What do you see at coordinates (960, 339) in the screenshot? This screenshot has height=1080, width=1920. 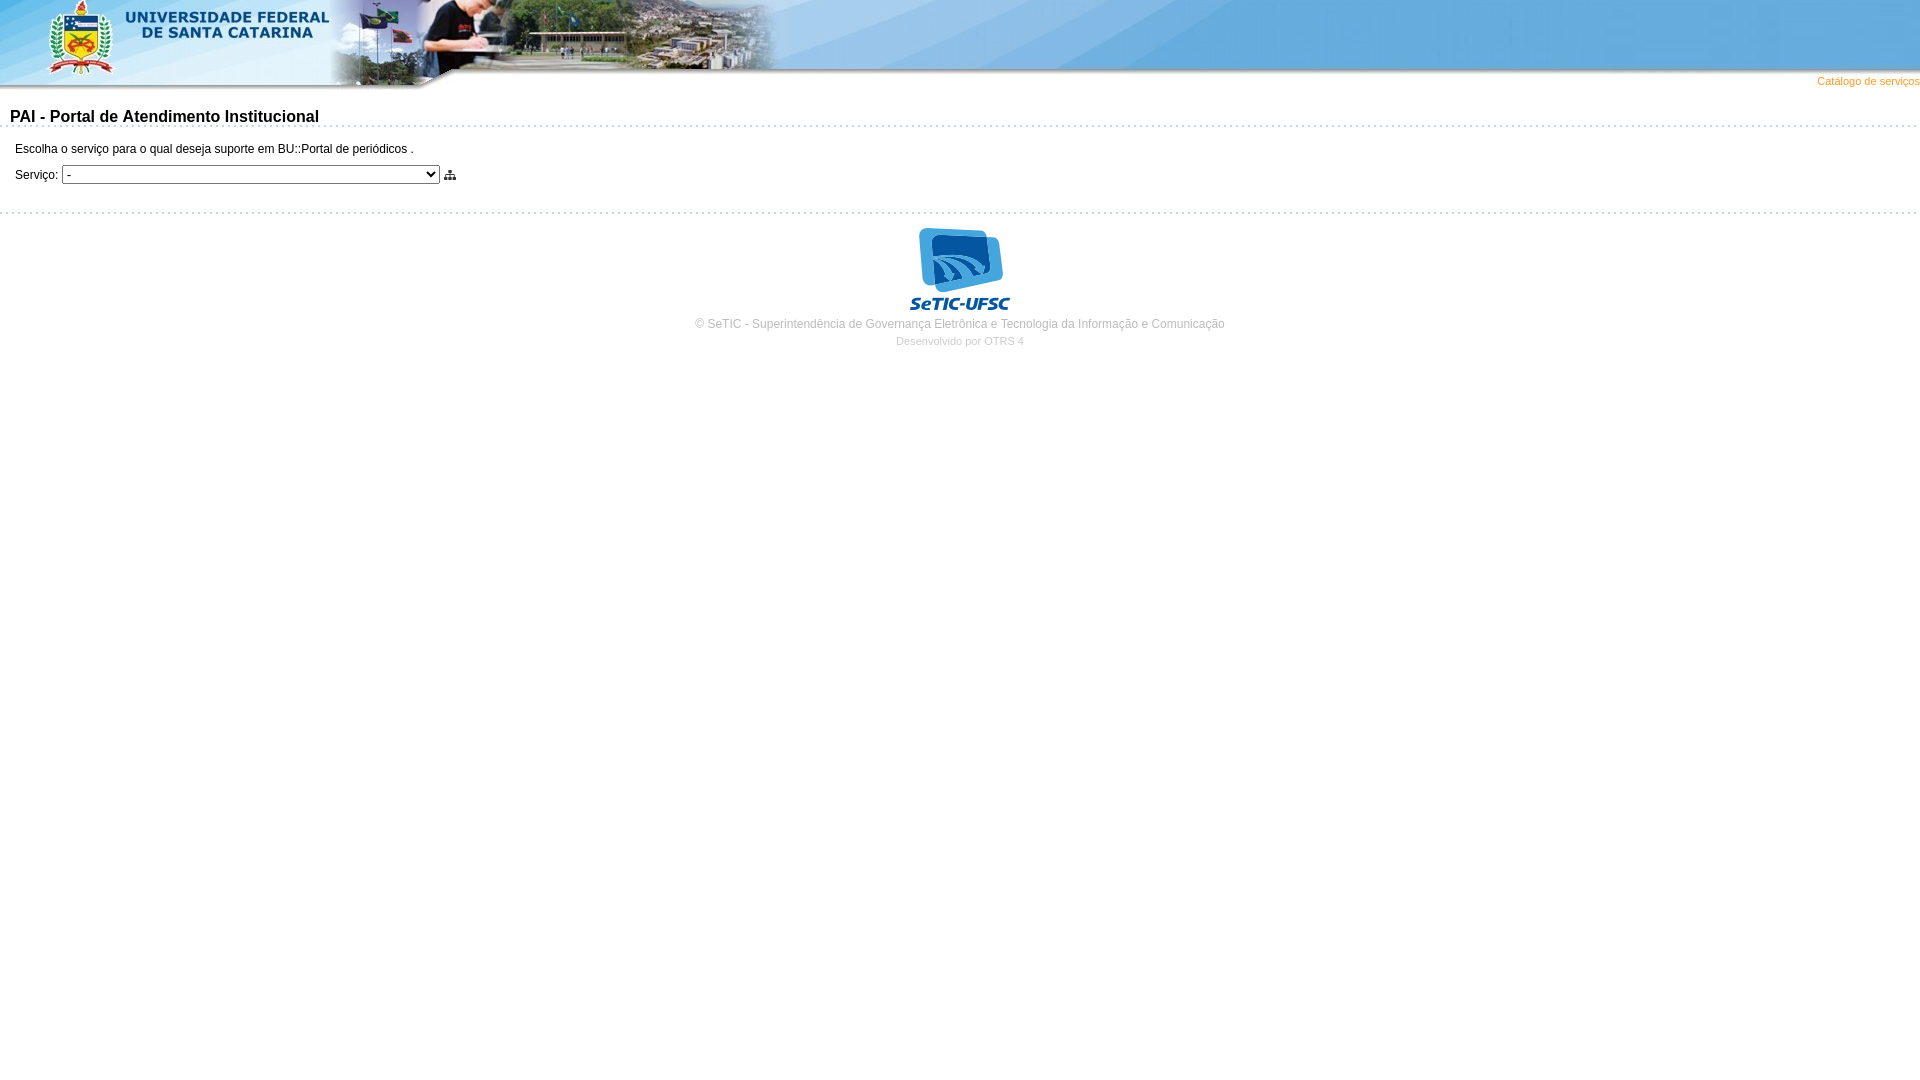 I see `'Desenvolvido por OTRS 4'` at bounding box center [960, 339].